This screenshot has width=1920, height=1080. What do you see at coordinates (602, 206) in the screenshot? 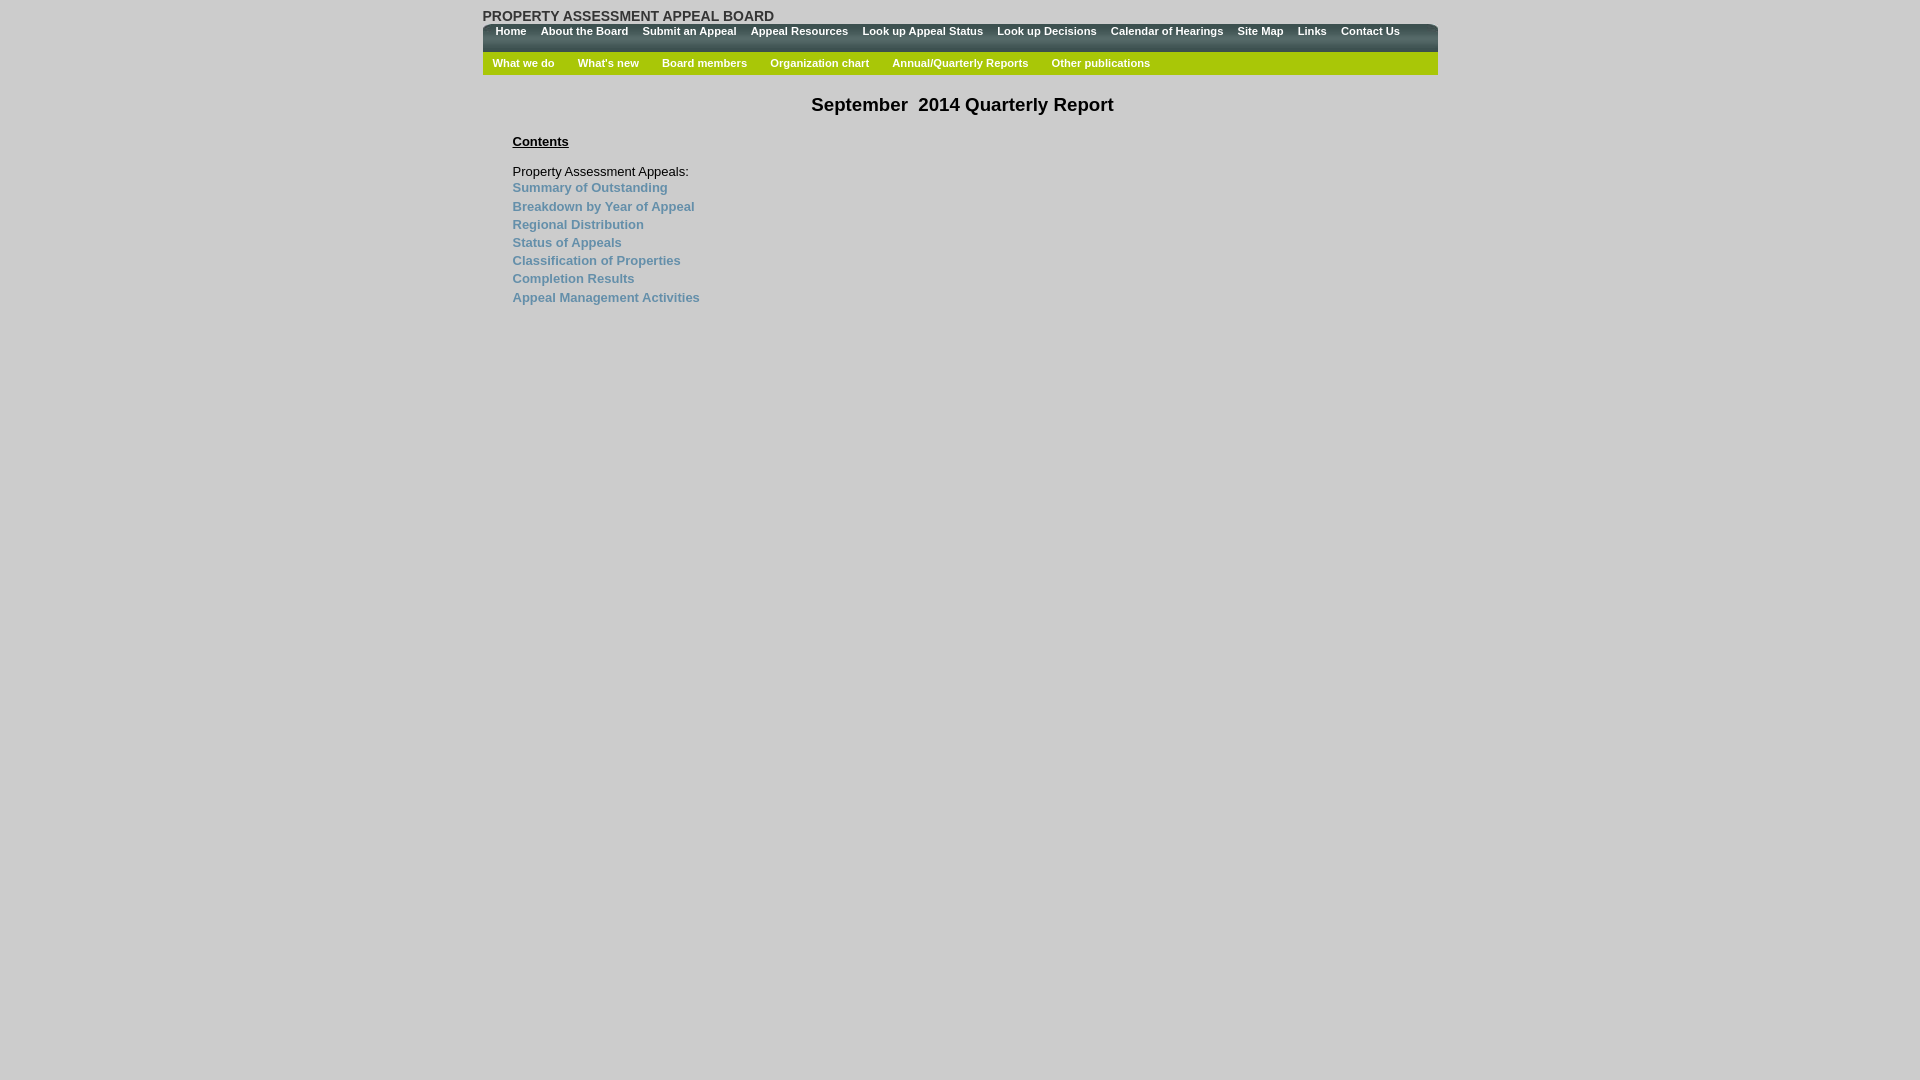
I see `'Breakdown by Year of Appeal'` at bounding box center [602, 206].